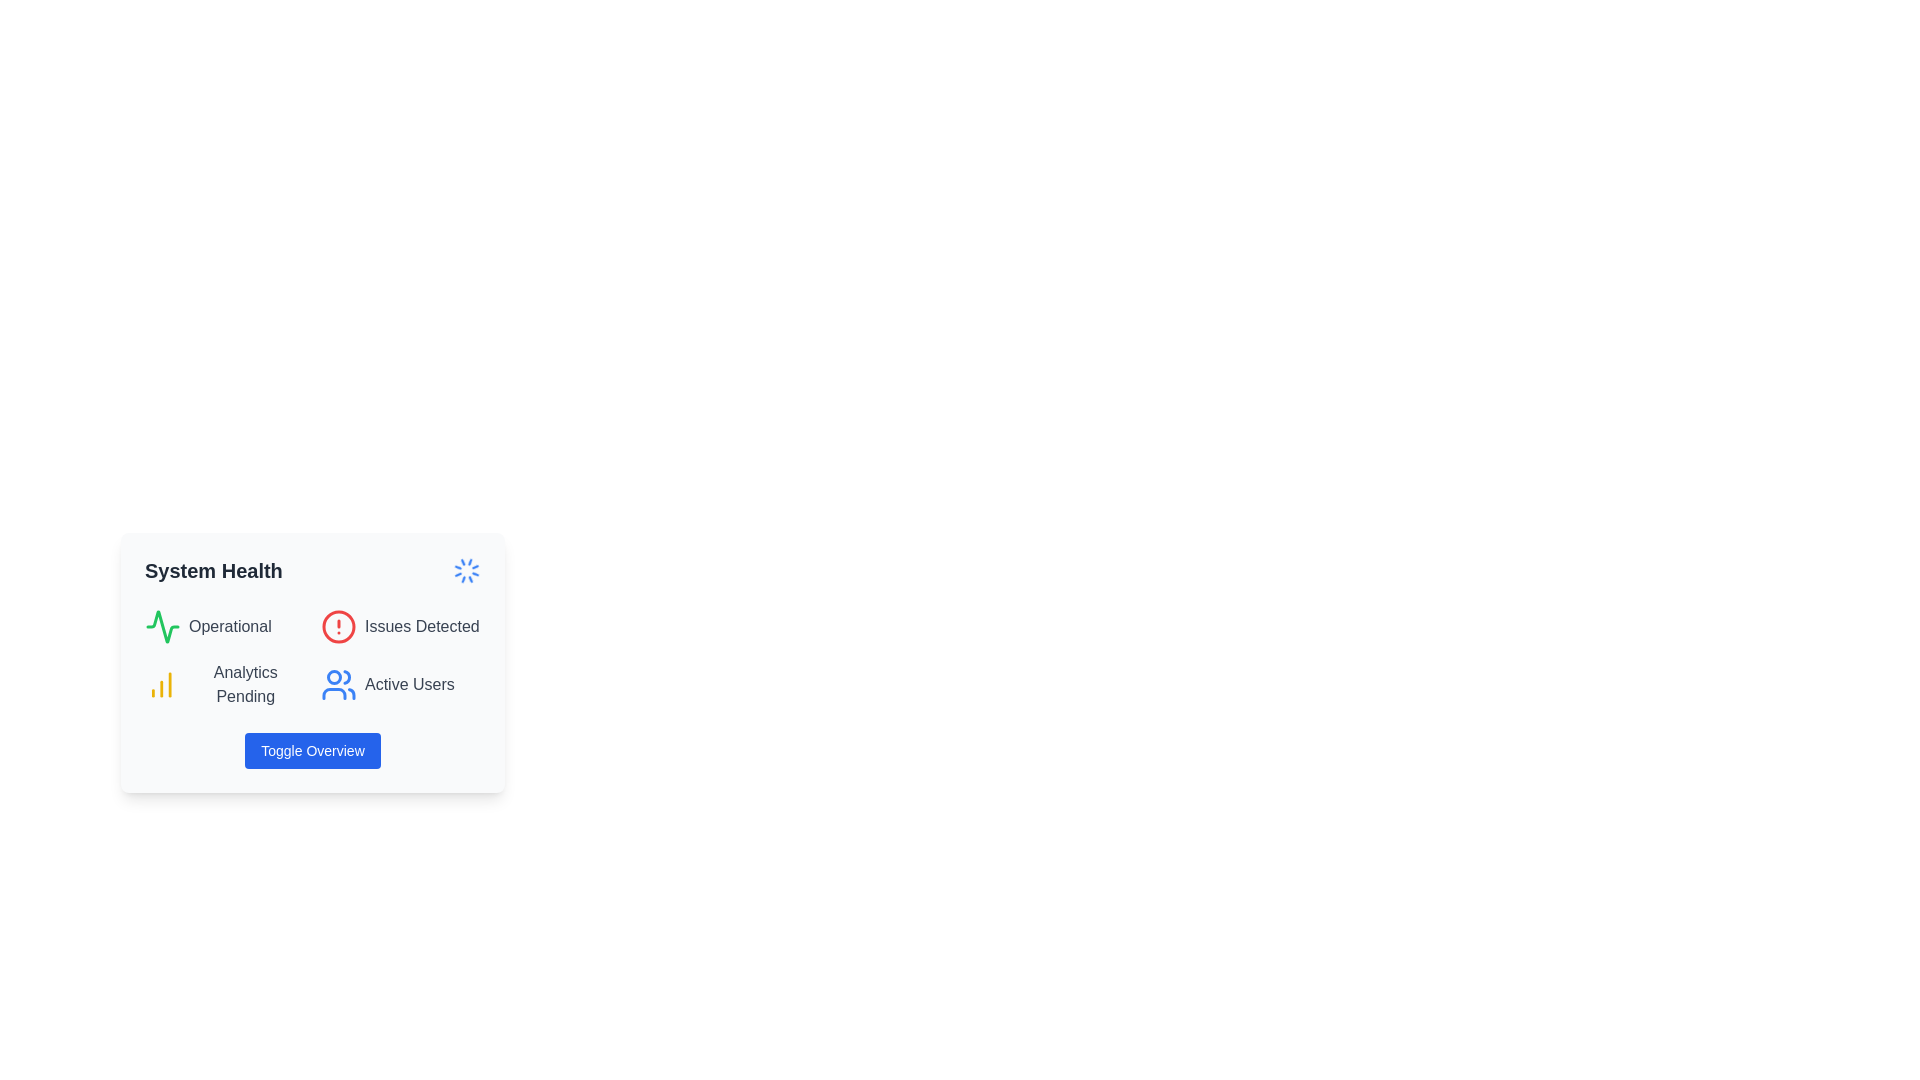 This screenshot has height=1080, width=1920. Describe the element at coordinates (213, 570) in the screenshot. I see `the 'System Health' text label, which is prominently displayed in a large, bold, dark font at the top-left corner of its section within the status overview card` at that location.